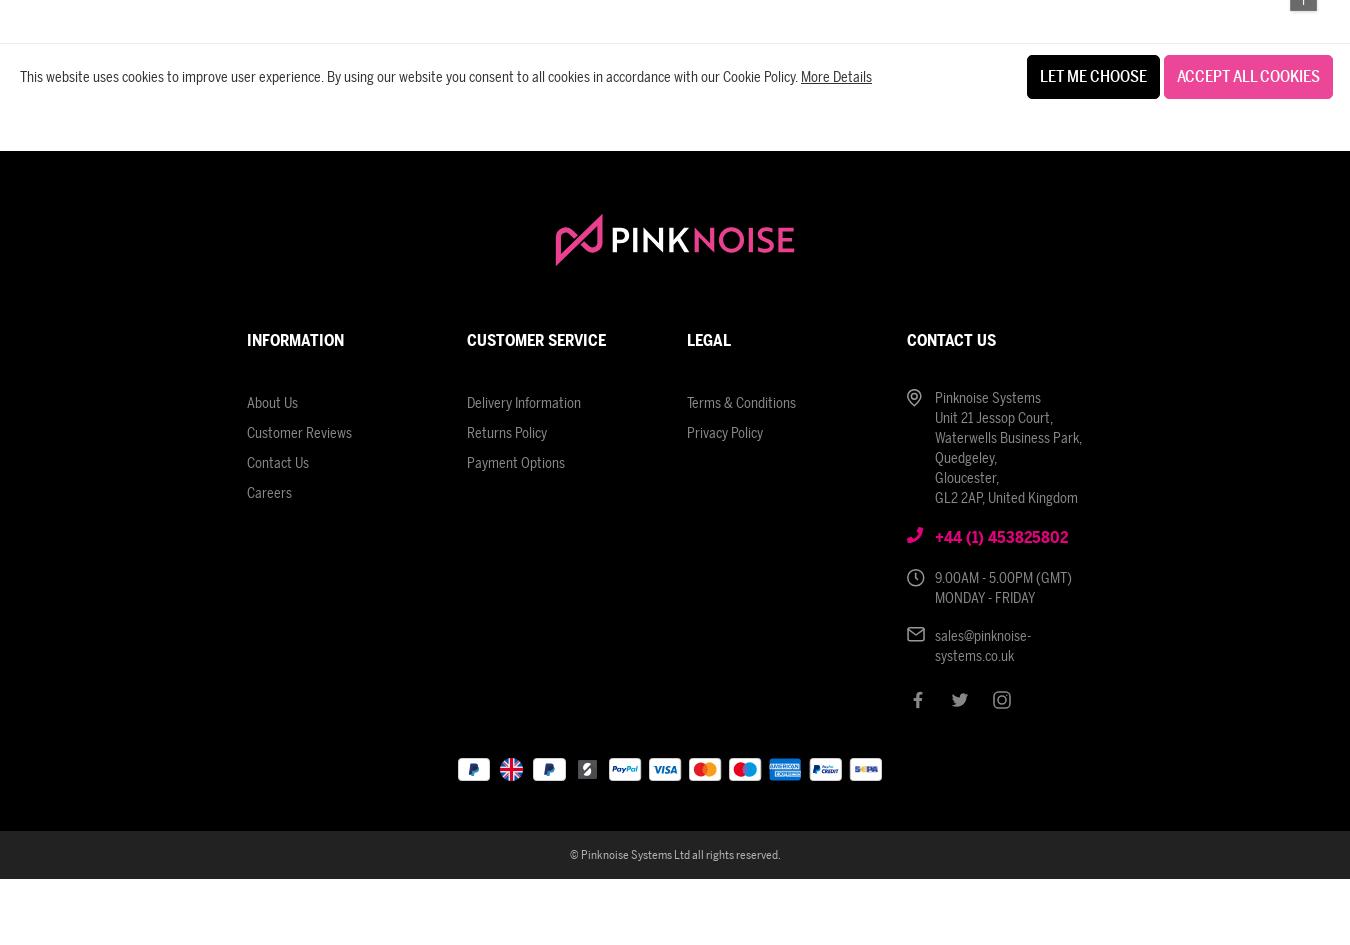  What do you see at coordinates (965, 458) in the screenshot?
I see `'Quedgeley,'` at bounding box center [965, 458].